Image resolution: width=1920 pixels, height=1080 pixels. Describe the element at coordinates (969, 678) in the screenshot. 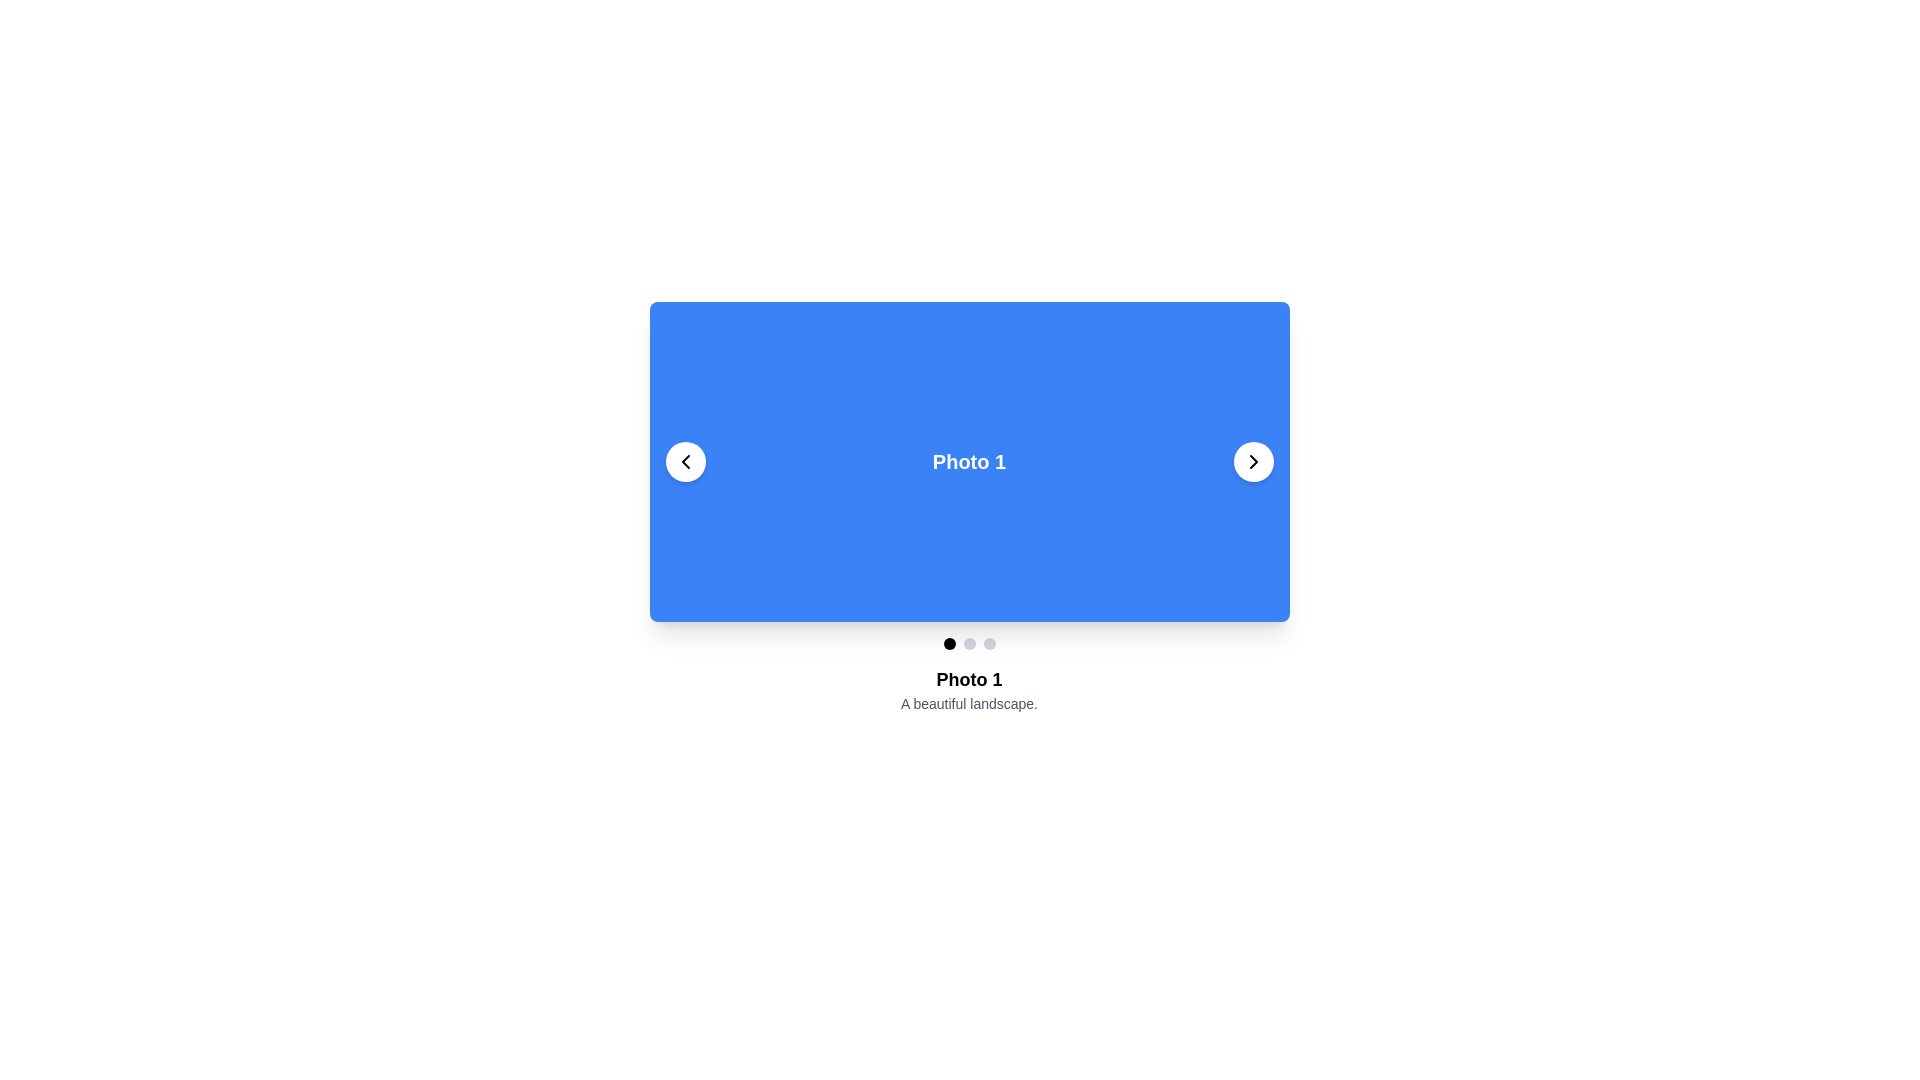

I see `text label displaying 'Photo 1' that serves as the title for the photo in the carousel above` at that location.